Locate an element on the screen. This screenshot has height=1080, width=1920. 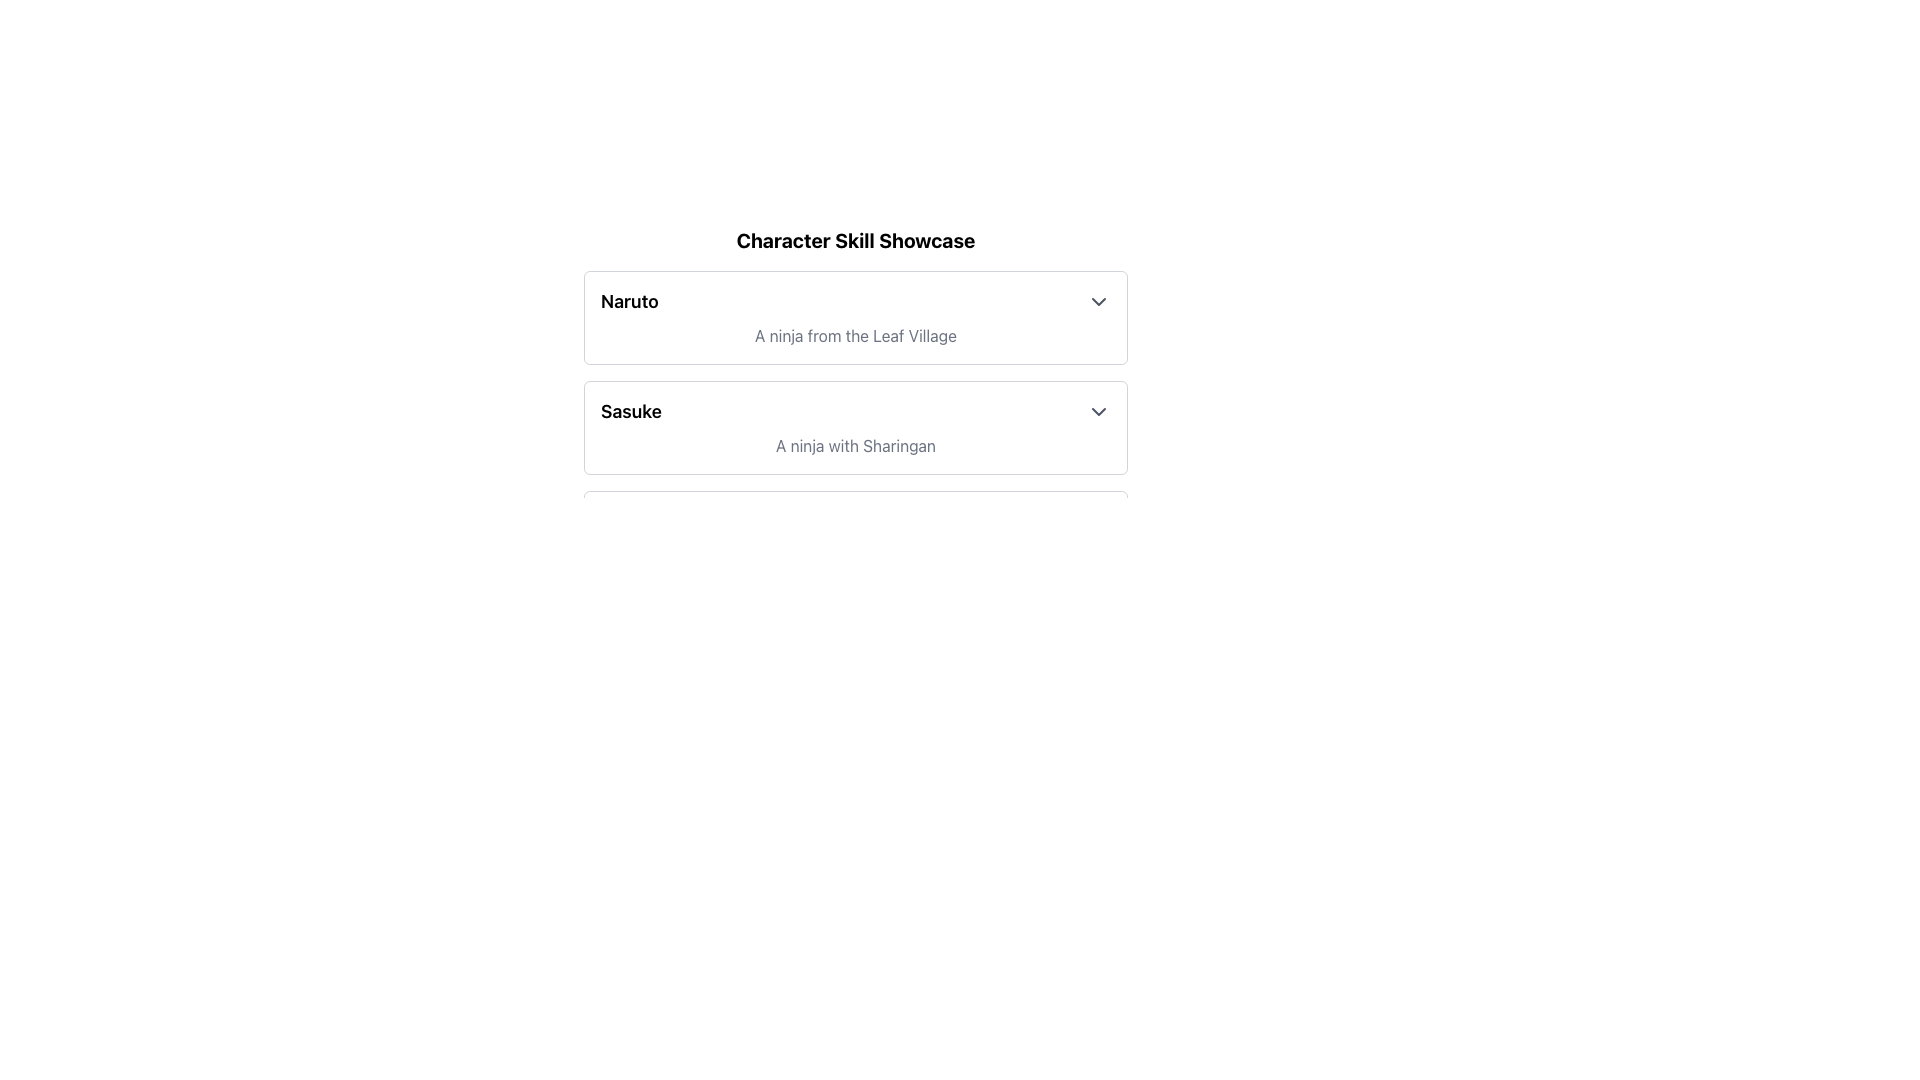
the Dropdown toggle button located at the far right of the section containing the text 'Naruto' is located at coordinates (1098, 301).